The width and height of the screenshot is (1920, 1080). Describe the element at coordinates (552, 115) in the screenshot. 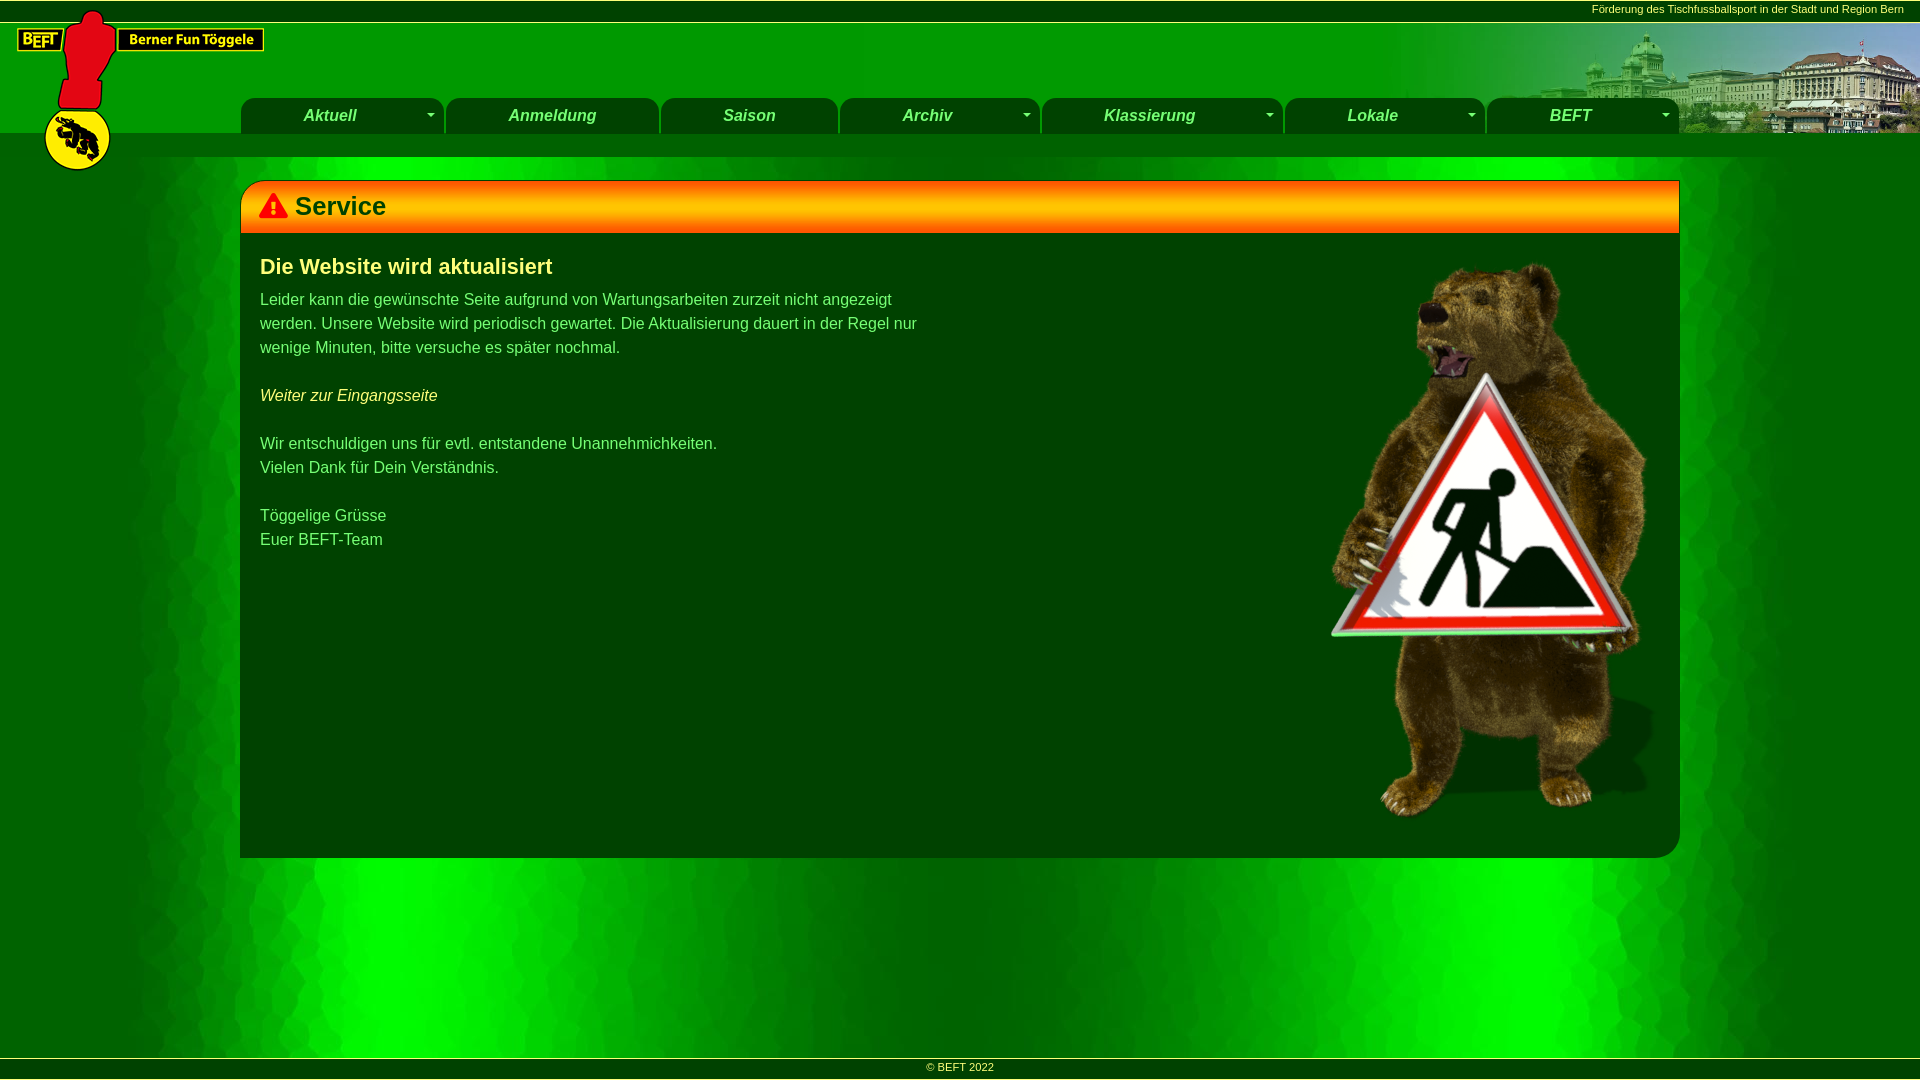

I see `'Anmeldung'` at that location.